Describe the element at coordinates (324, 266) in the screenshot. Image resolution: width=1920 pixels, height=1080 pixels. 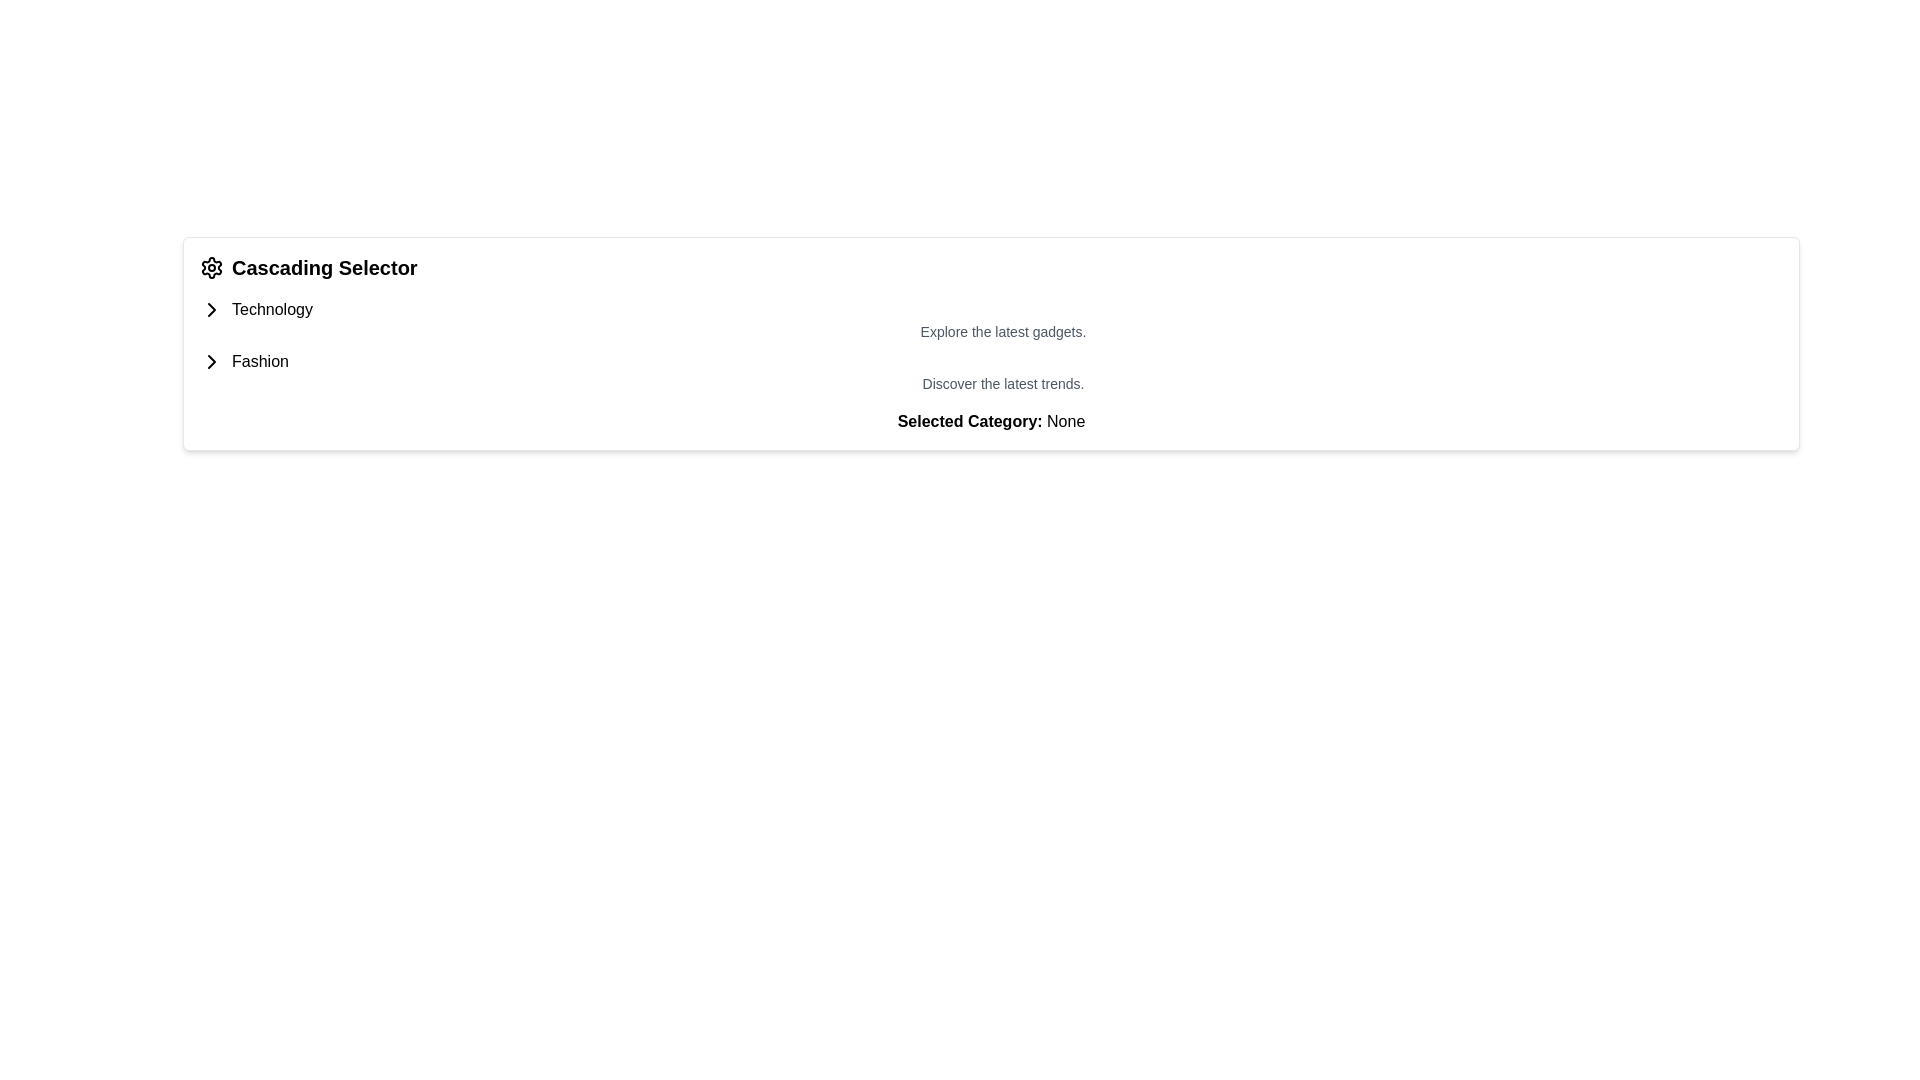
I see `the bold text label that reads 'Cascading Selector', which is positioned to the right of the gear icon` at that location.